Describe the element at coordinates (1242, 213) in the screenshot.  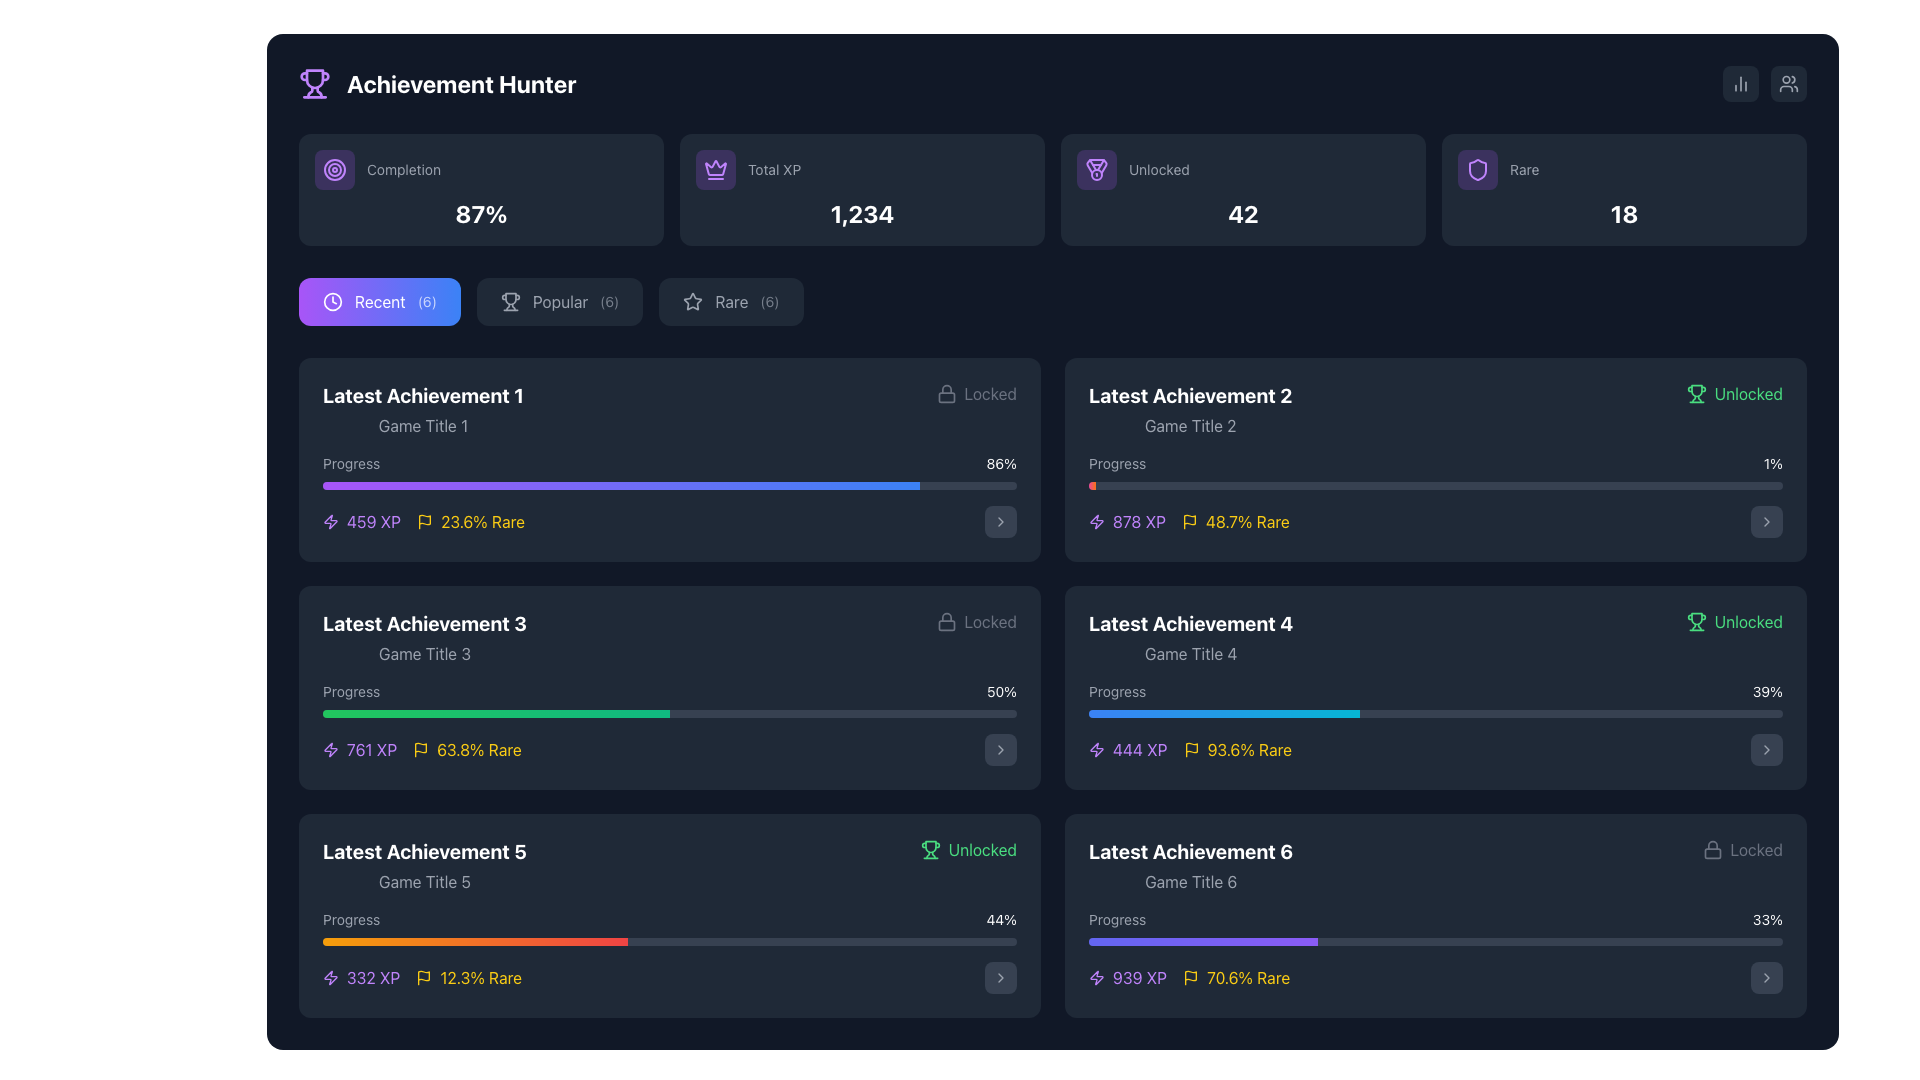
I see `the numerical text element displaying the value '42' in bold, large white text` at that location.